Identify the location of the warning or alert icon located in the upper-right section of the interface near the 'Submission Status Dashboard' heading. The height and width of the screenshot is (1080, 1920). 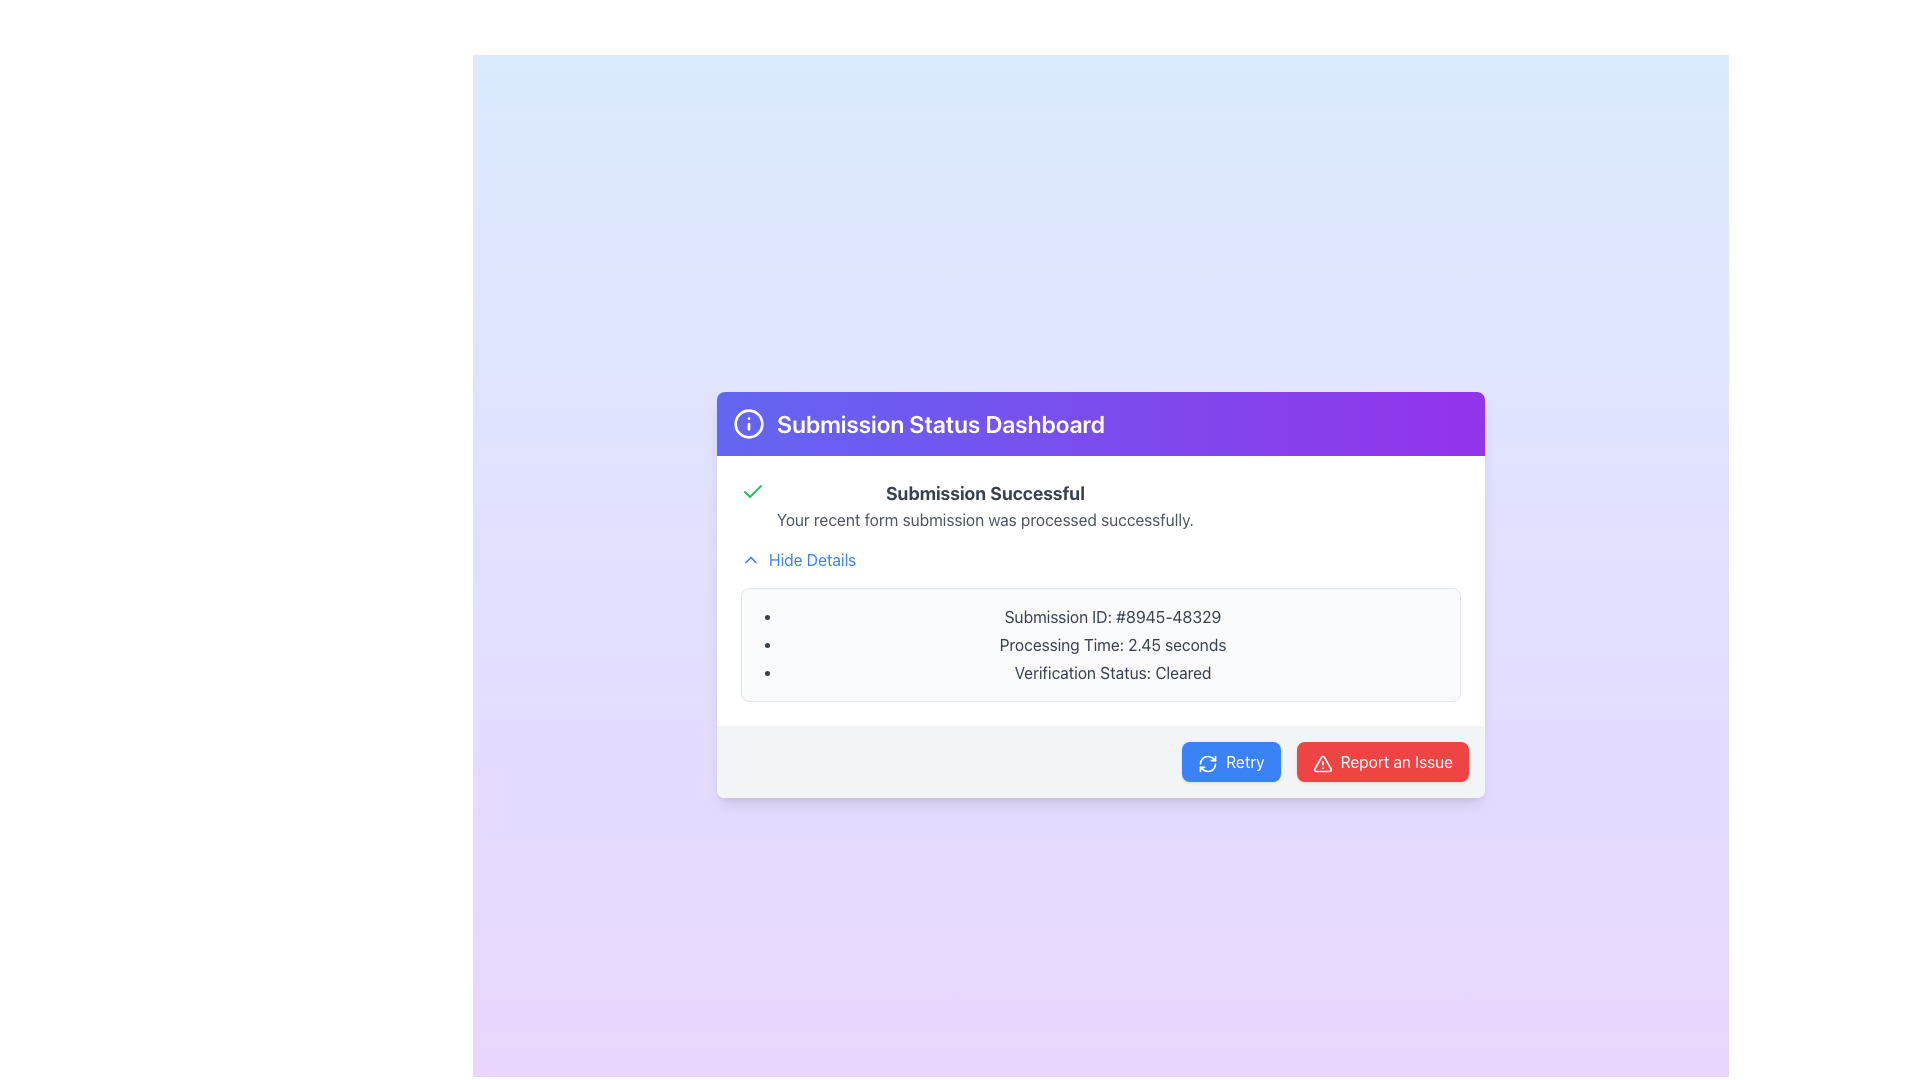
(1322, 763).